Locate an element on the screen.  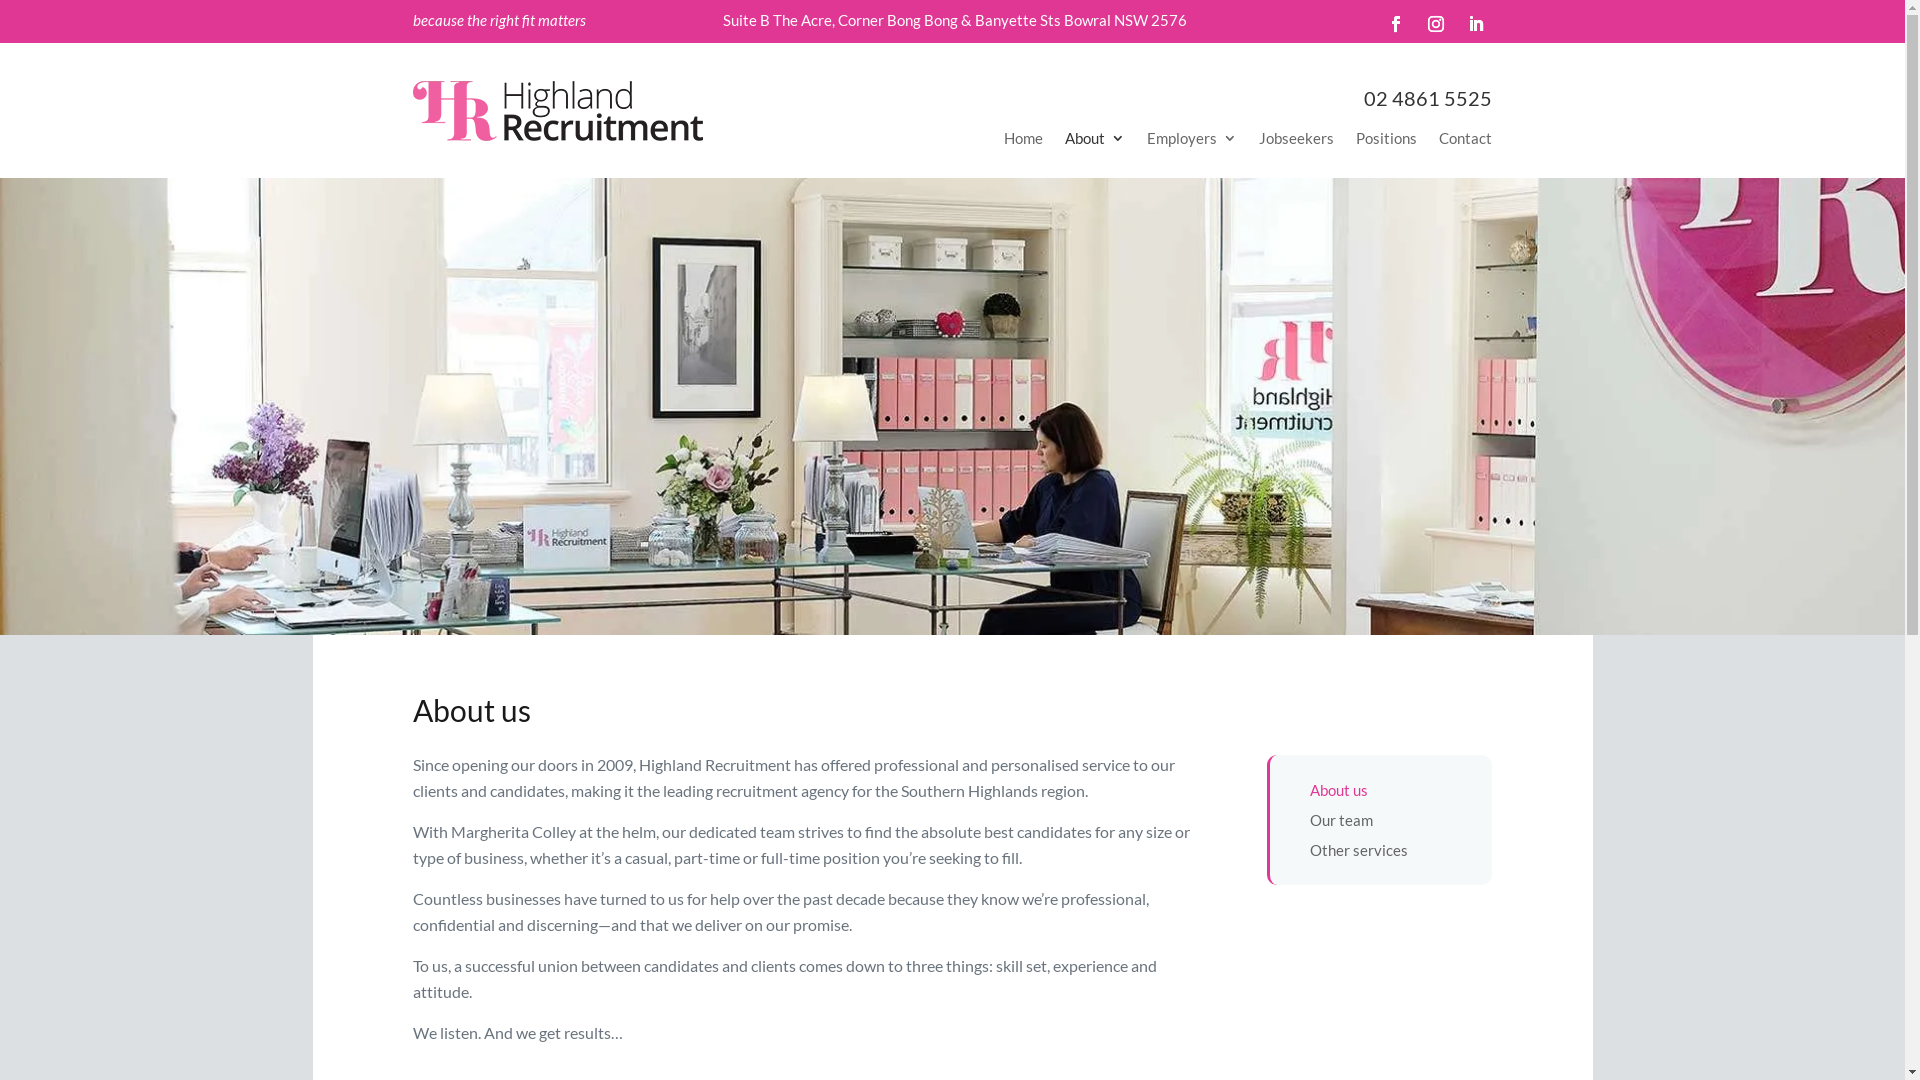
'Contact' is located at coordinates (1465, 141).